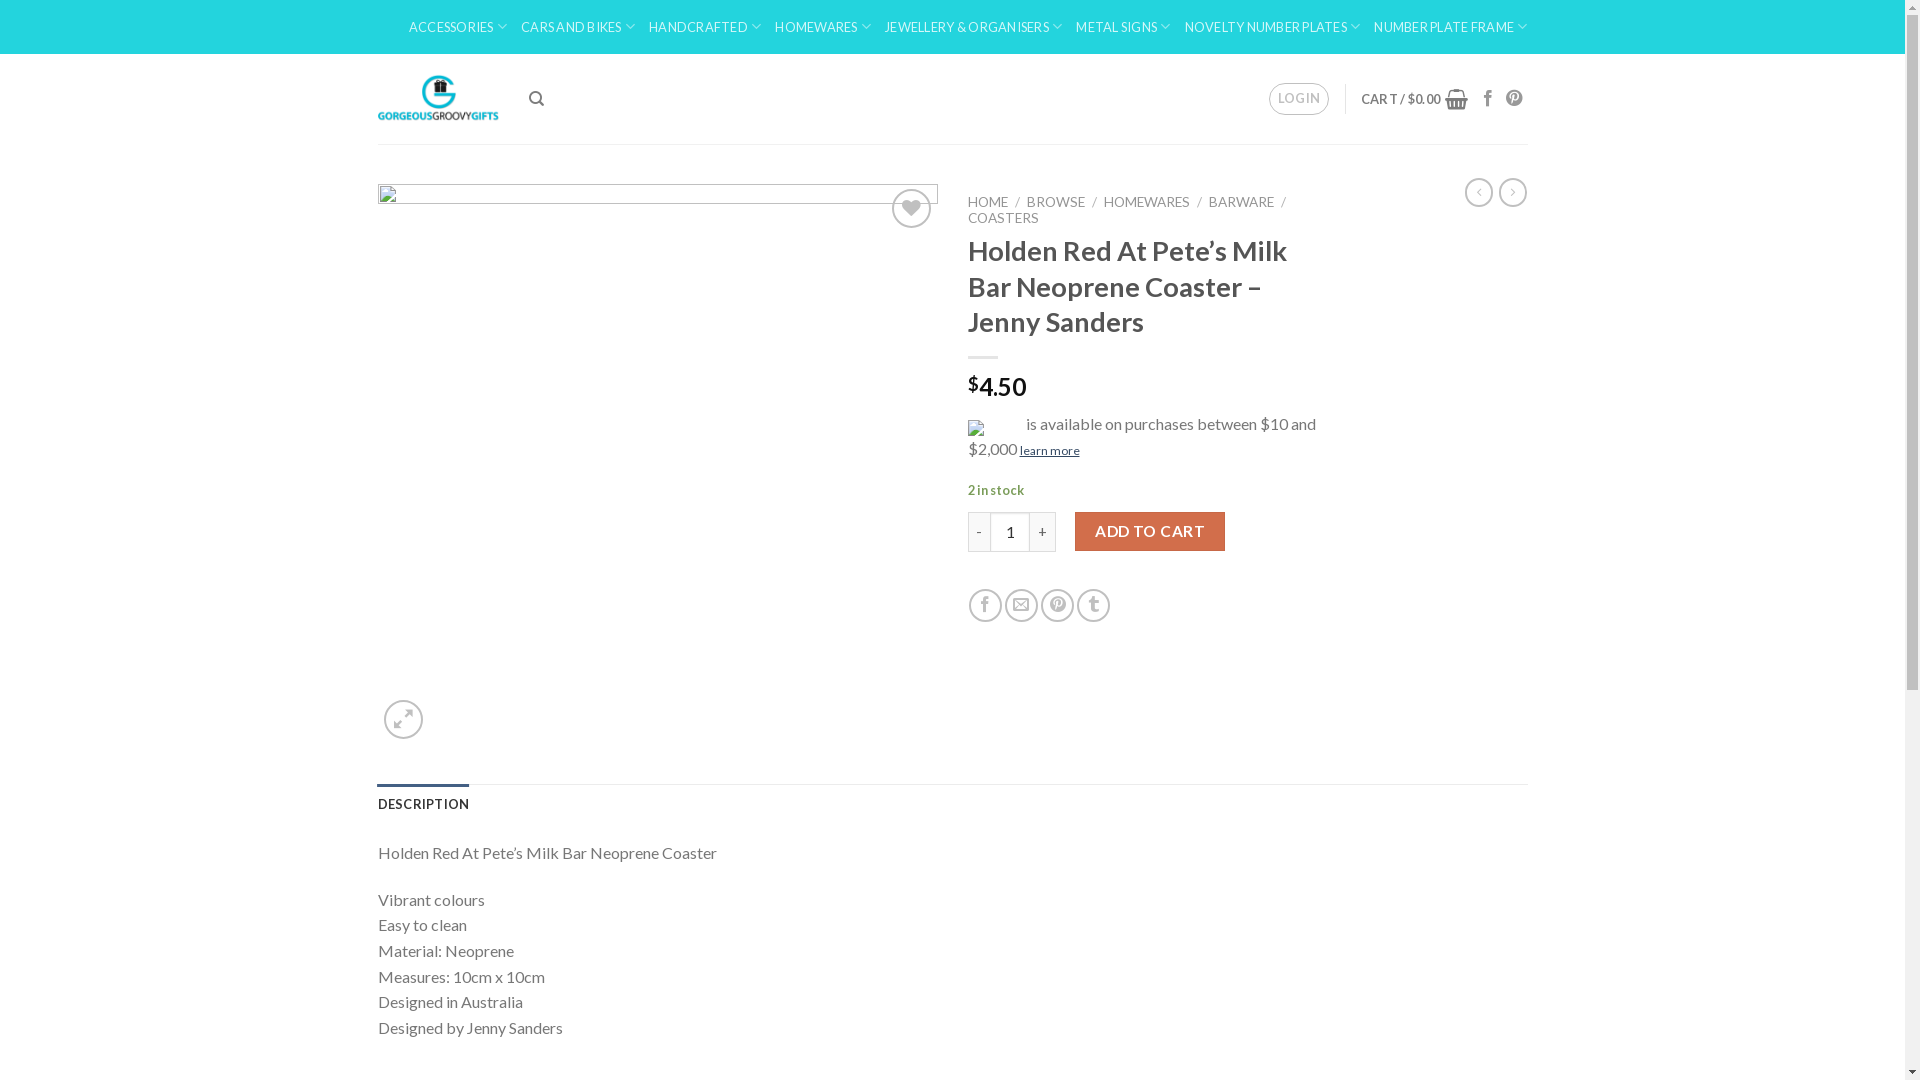 This screenshot has height=1080, width=1920. I want to click on 'CARS AND BIKES', so click(576, 27).